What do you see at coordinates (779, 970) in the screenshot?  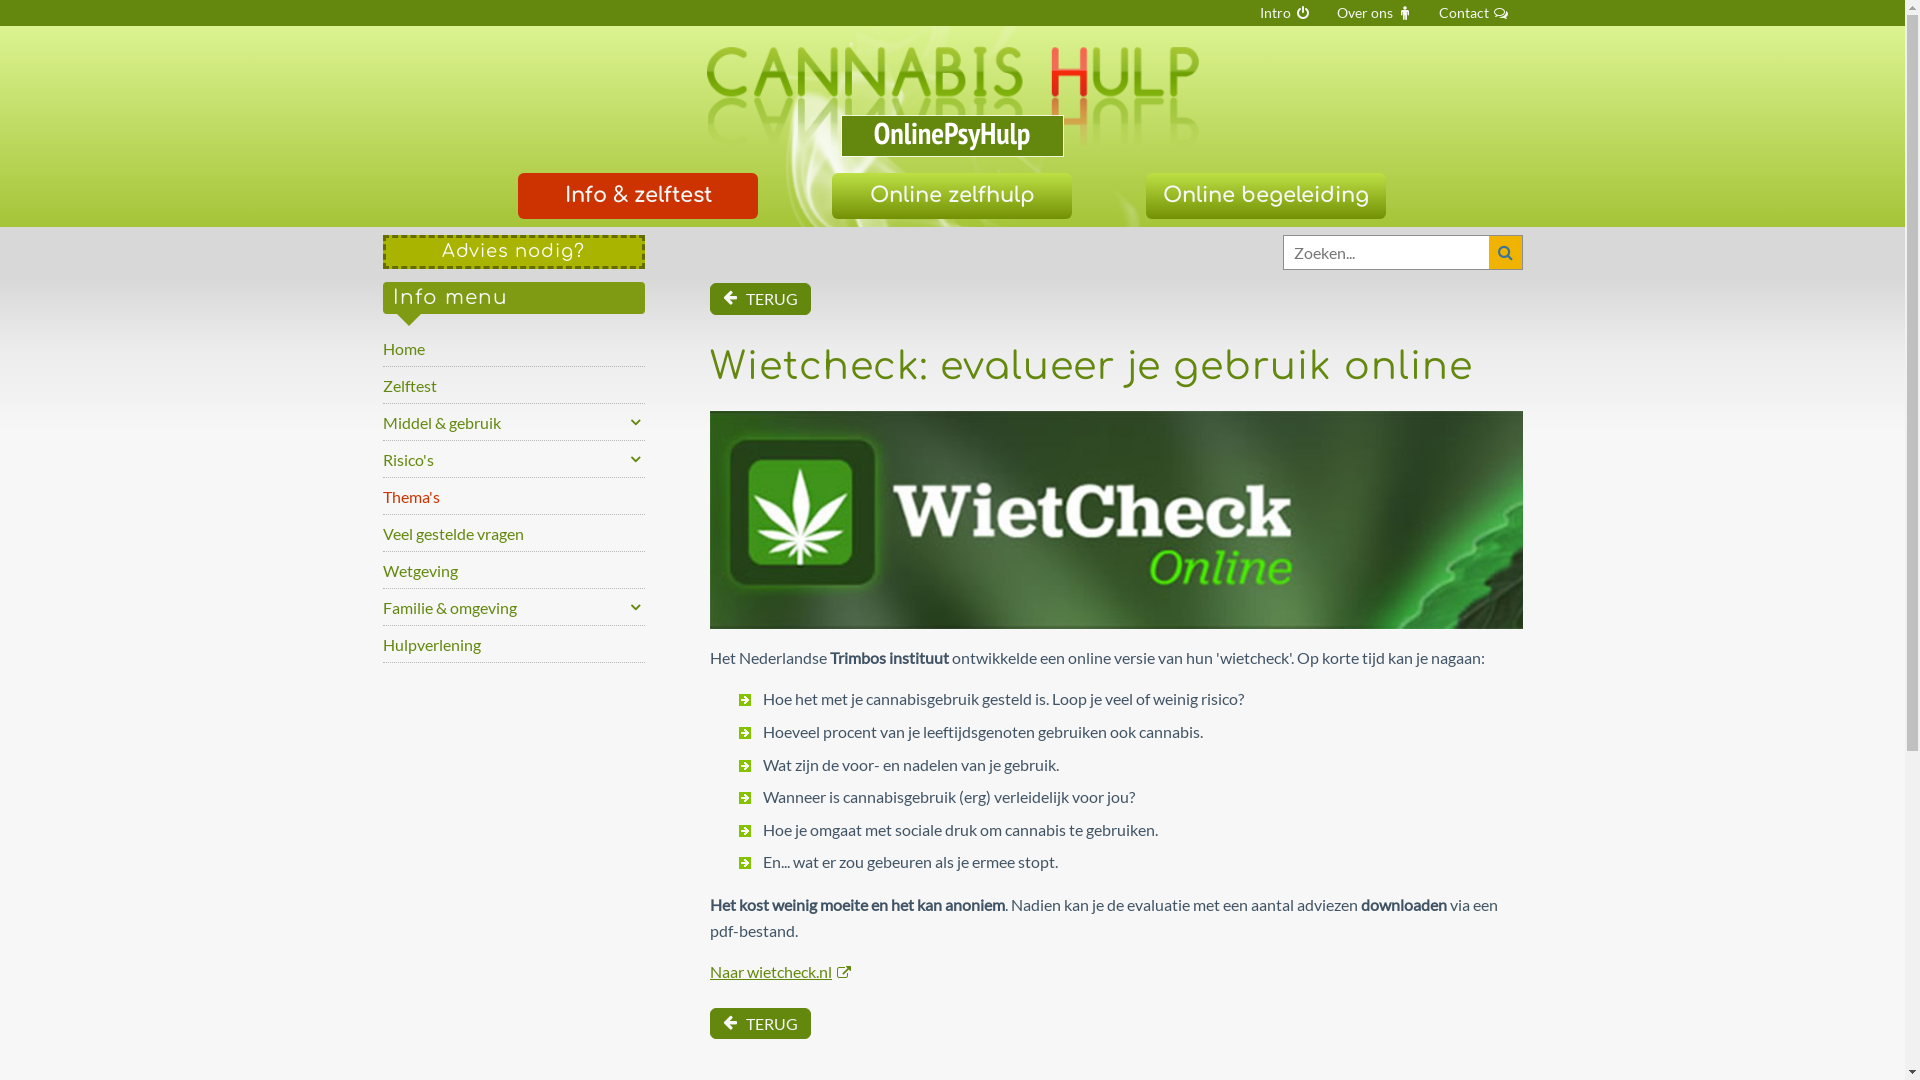 I see `'Naar wietcheck.nl'` at bounding box center [779, 970].